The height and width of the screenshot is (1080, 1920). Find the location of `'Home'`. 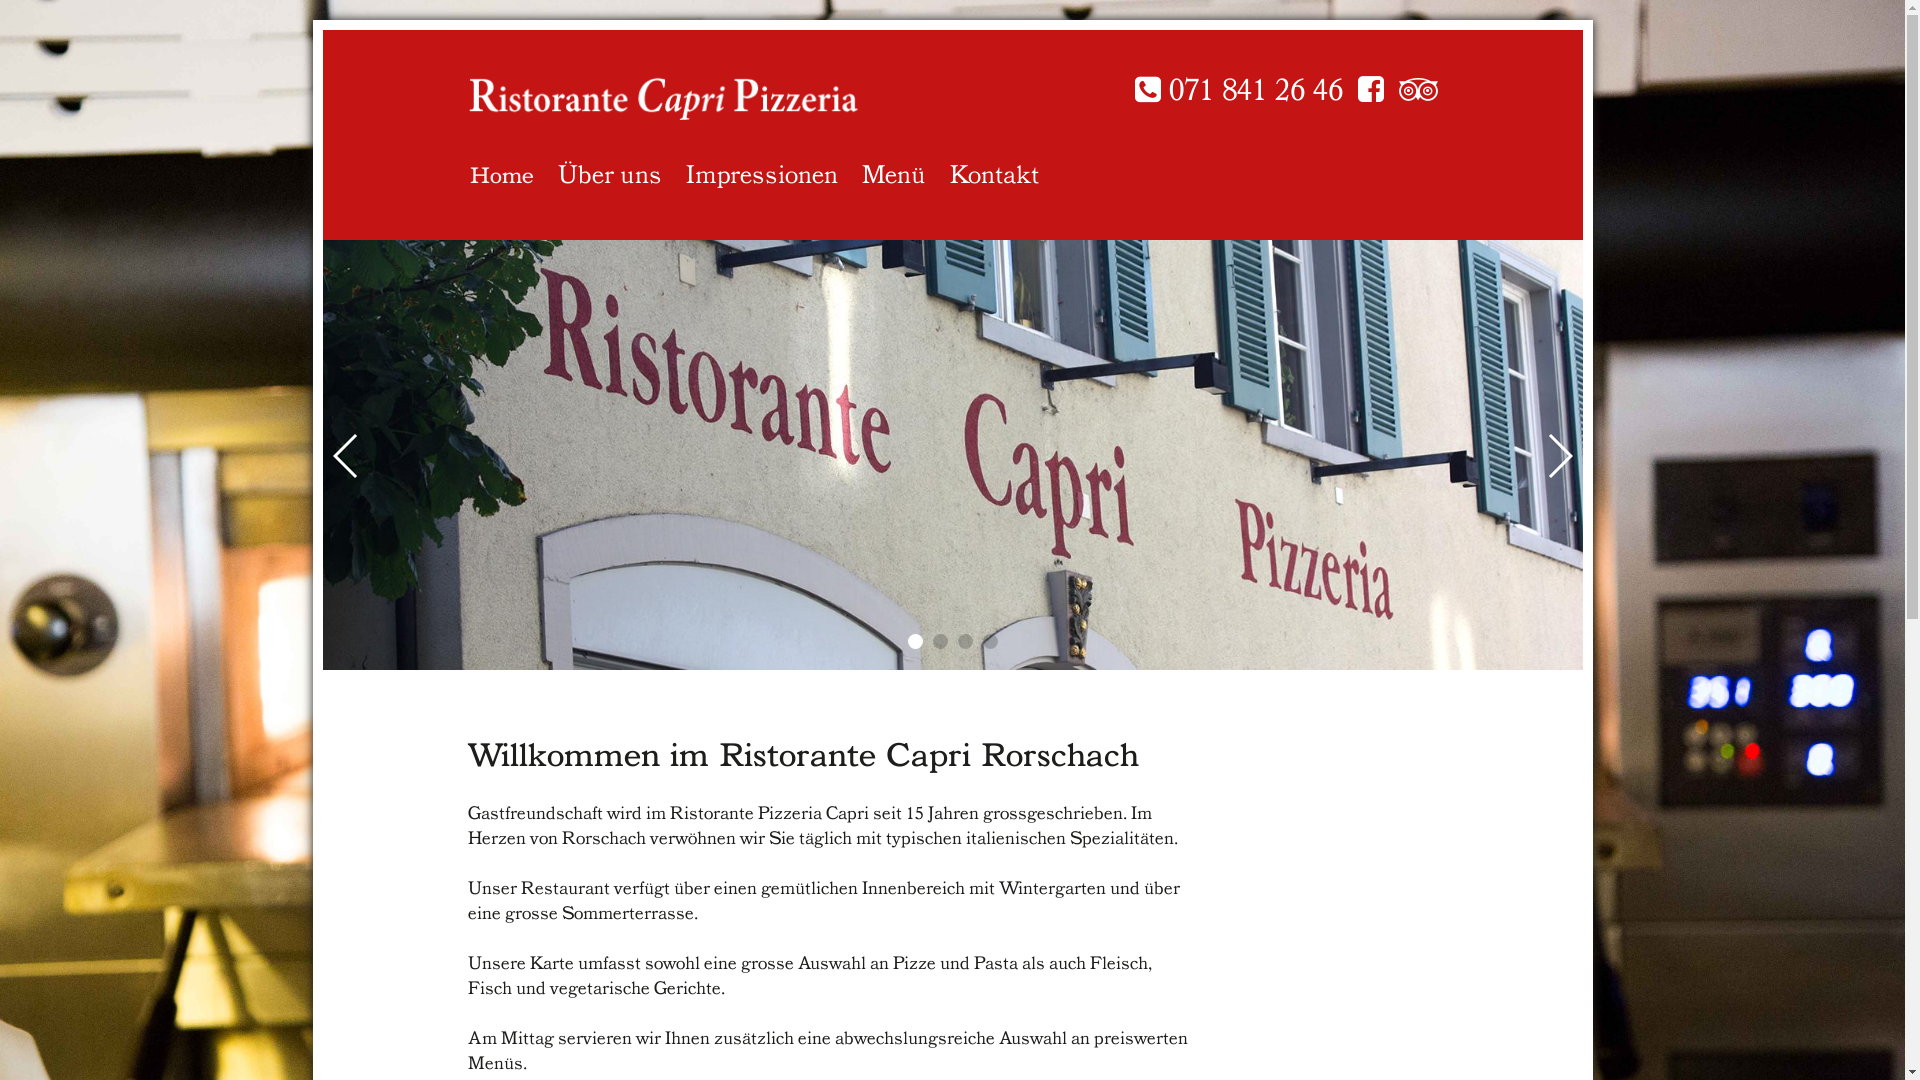

'Home' is located at coordinates (502, 168).